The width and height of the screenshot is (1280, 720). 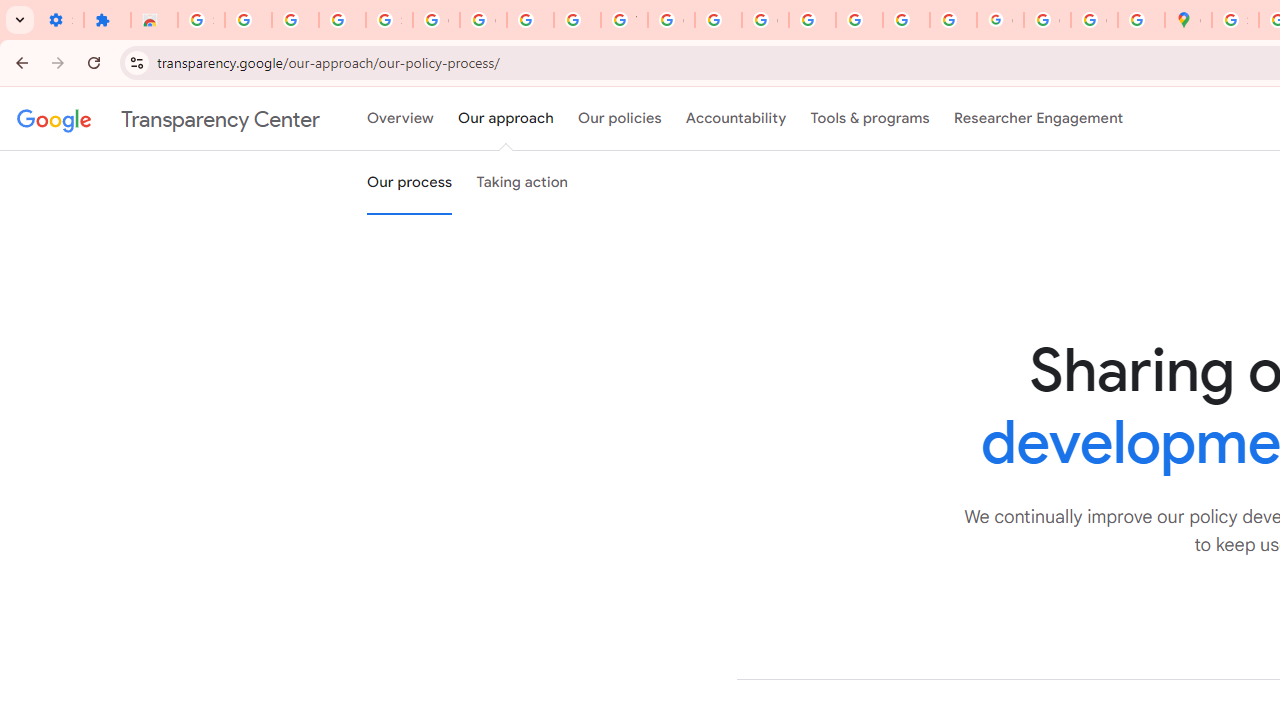 What do you see at coordinates (619, 119) in the screenshot?
I see `'Our policies'` at bounding box center [619, 119].